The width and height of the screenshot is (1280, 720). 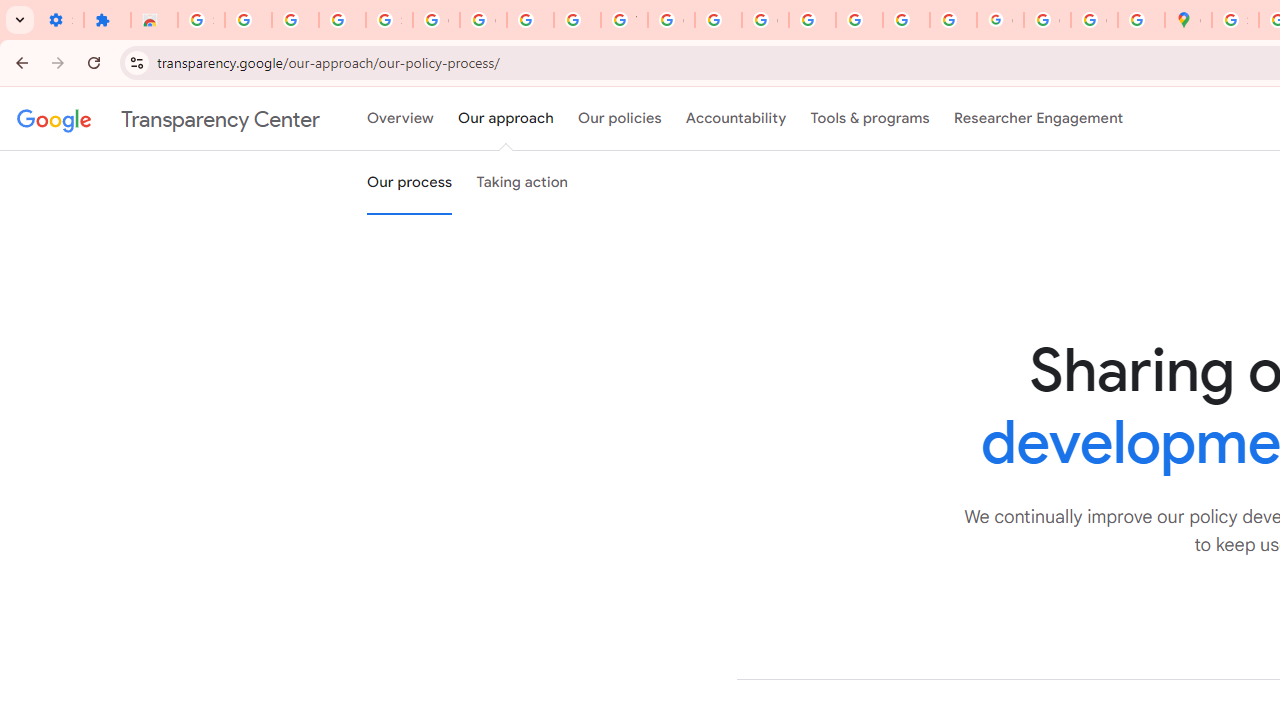 What do you see at coordinates (619, 119) in the screenshot?
I see `'Our policies'` at bounding box center [619, 119].